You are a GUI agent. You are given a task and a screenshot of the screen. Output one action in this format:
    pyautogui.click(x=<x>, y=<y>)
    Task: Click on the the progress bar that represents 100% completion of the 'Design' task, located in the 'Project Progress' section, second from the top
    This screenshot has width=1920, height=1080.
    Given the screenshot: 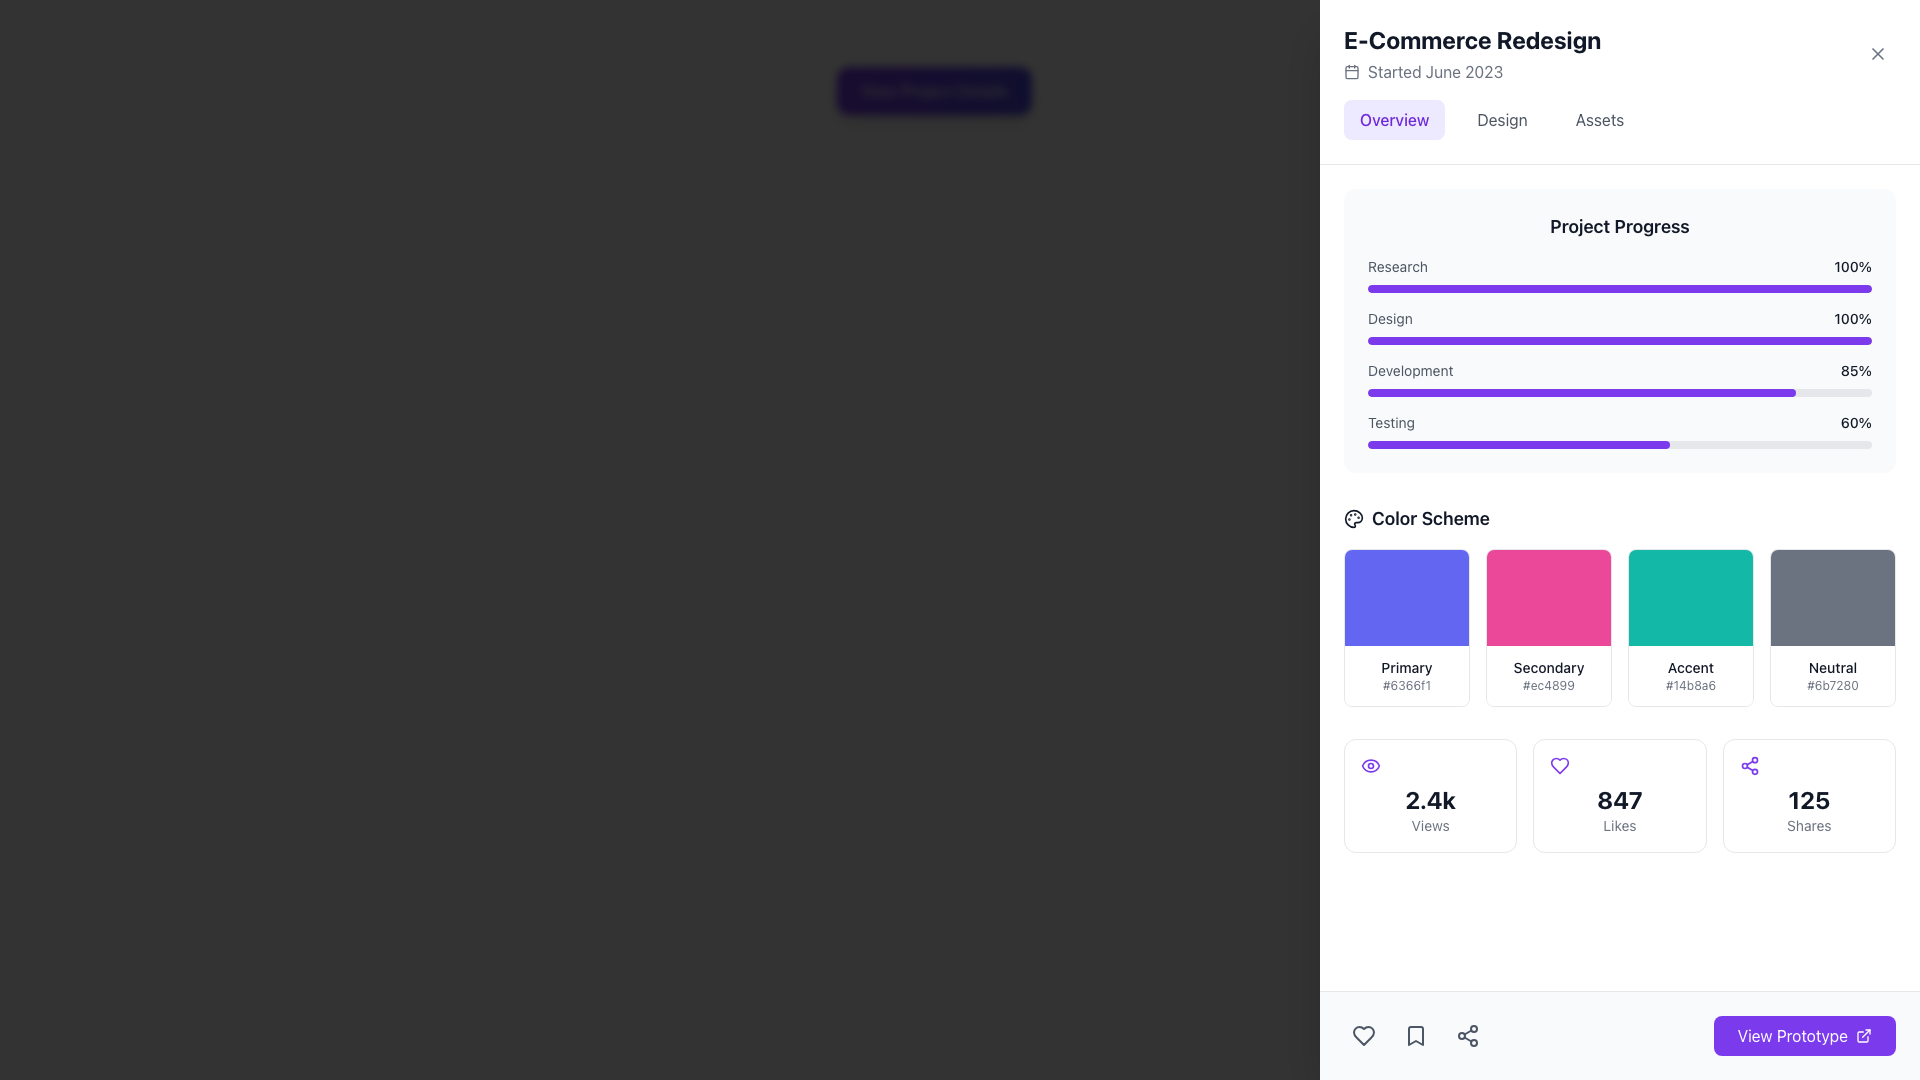 What is the action you would take?
    pyautogui.click(x=1620, y=326)
    